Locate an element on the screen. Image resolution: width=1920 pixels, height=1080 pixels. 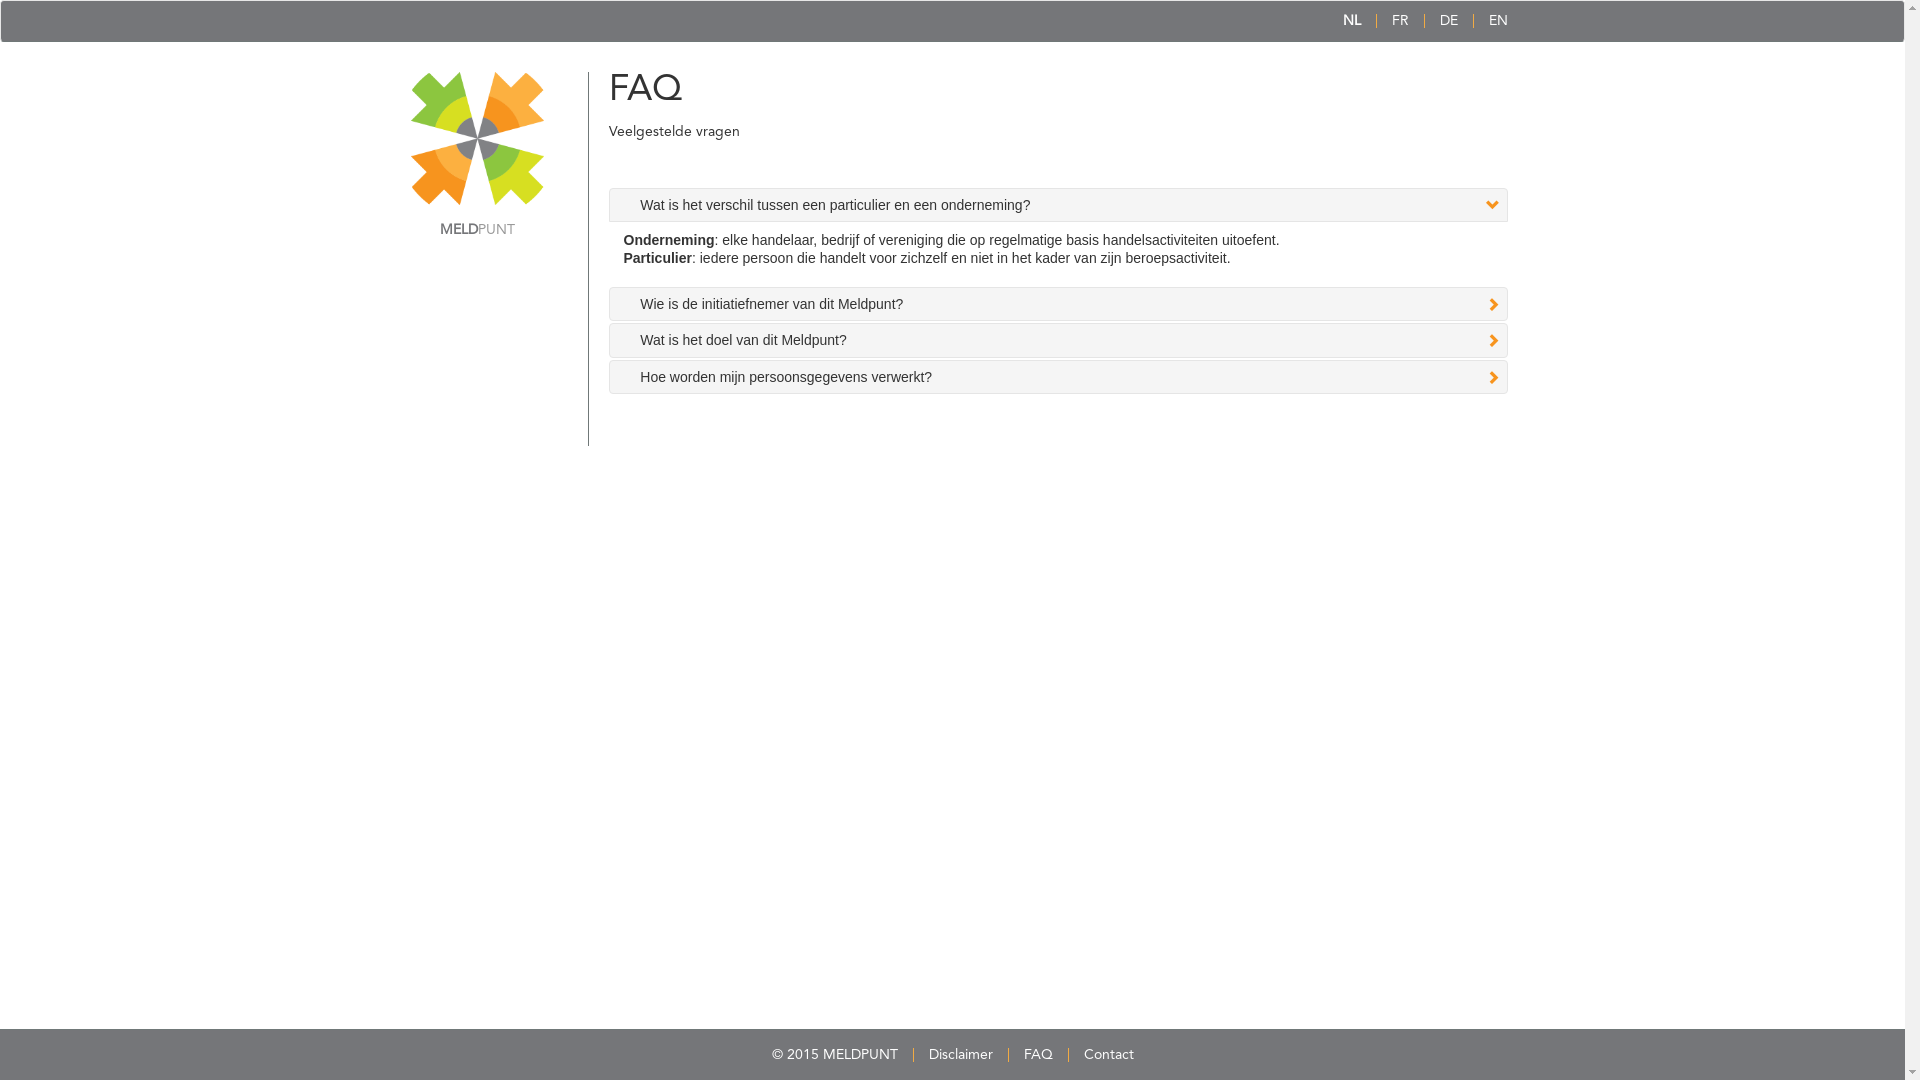
'EN' is located at coordinates (1497, 20).